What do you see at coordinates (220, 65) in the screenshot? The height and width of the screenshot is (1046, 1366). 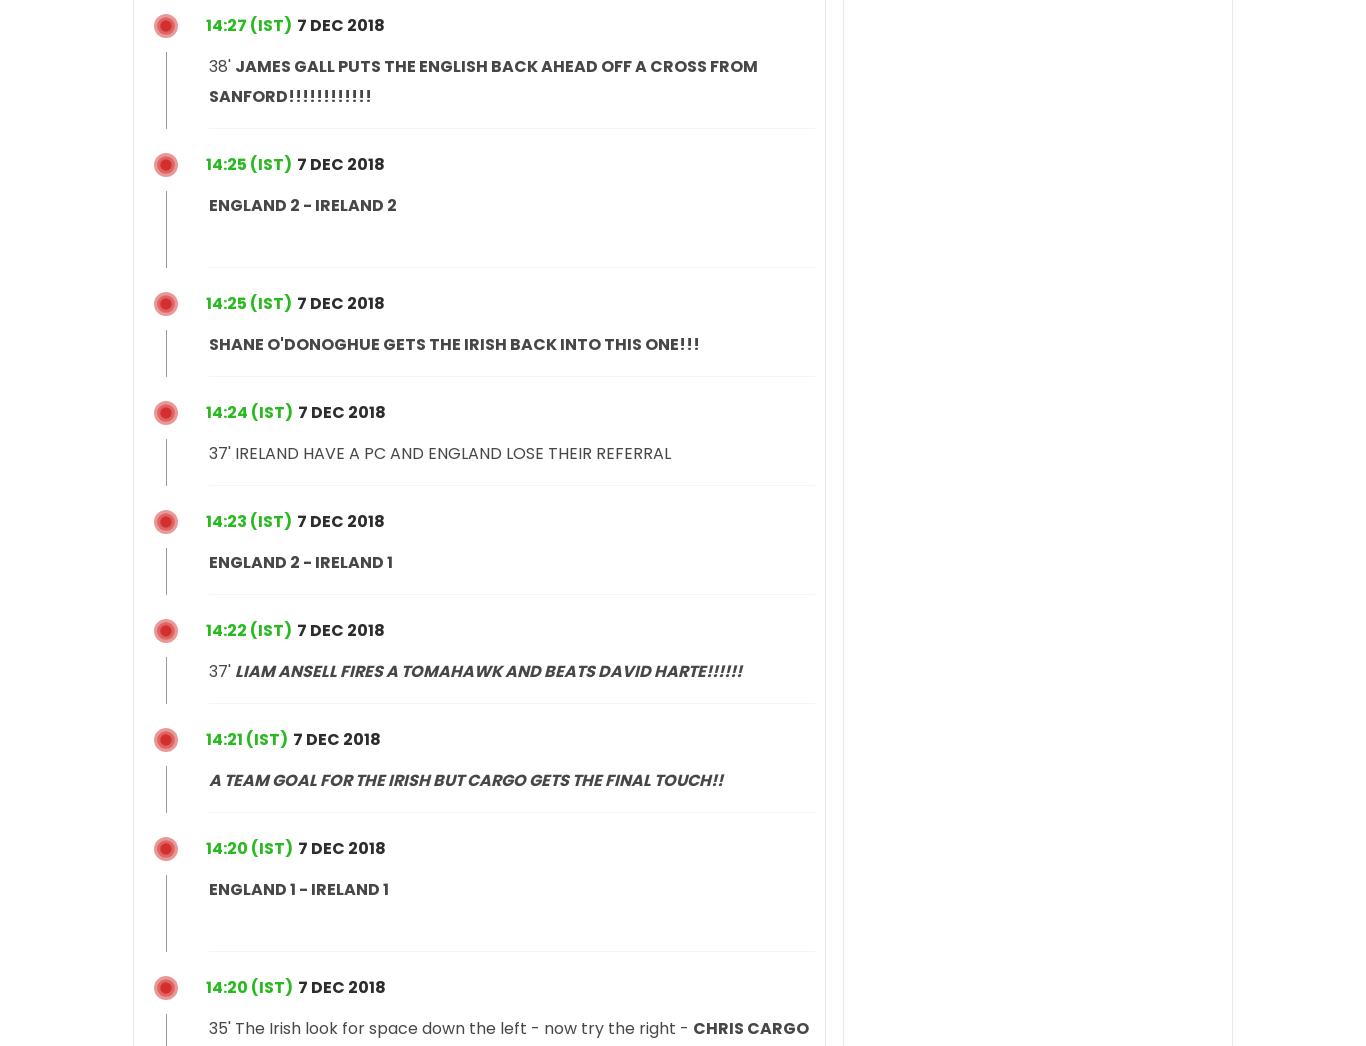 I see `'38''` at bounding box center [220, 65].